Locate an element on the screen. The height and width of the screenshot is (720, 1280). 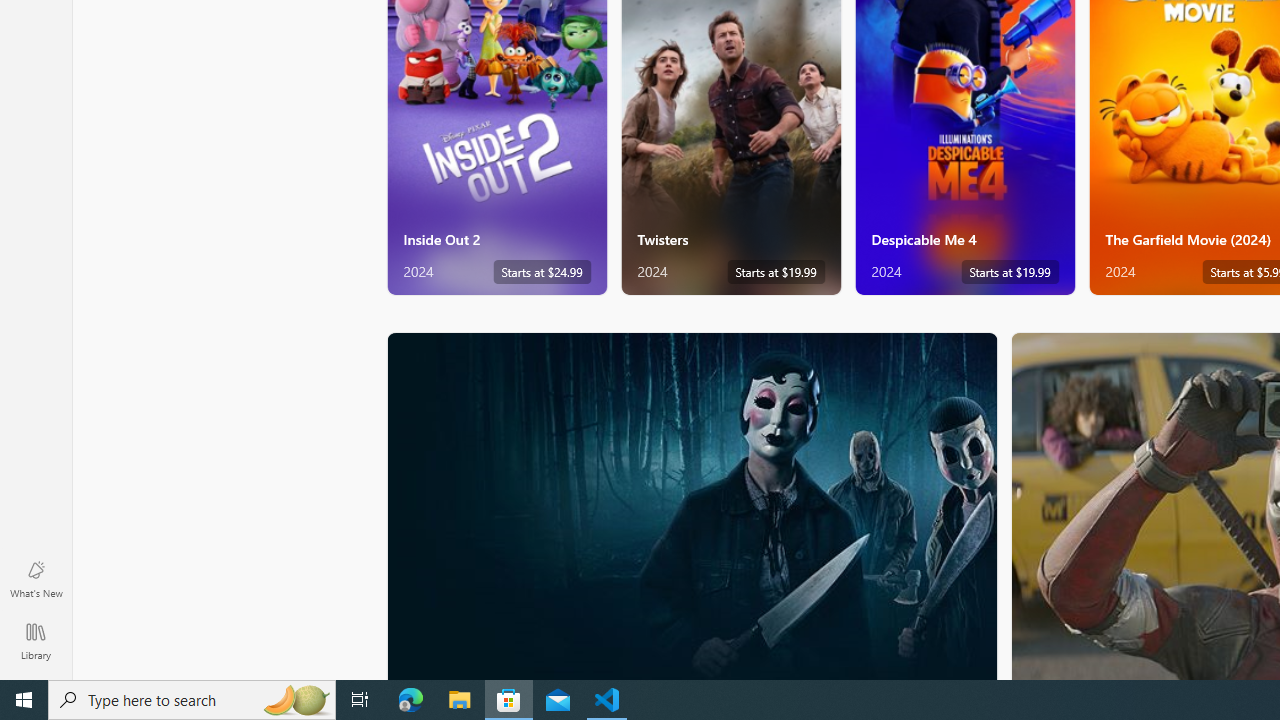
'Horror' is located at coordinates (692, 504).